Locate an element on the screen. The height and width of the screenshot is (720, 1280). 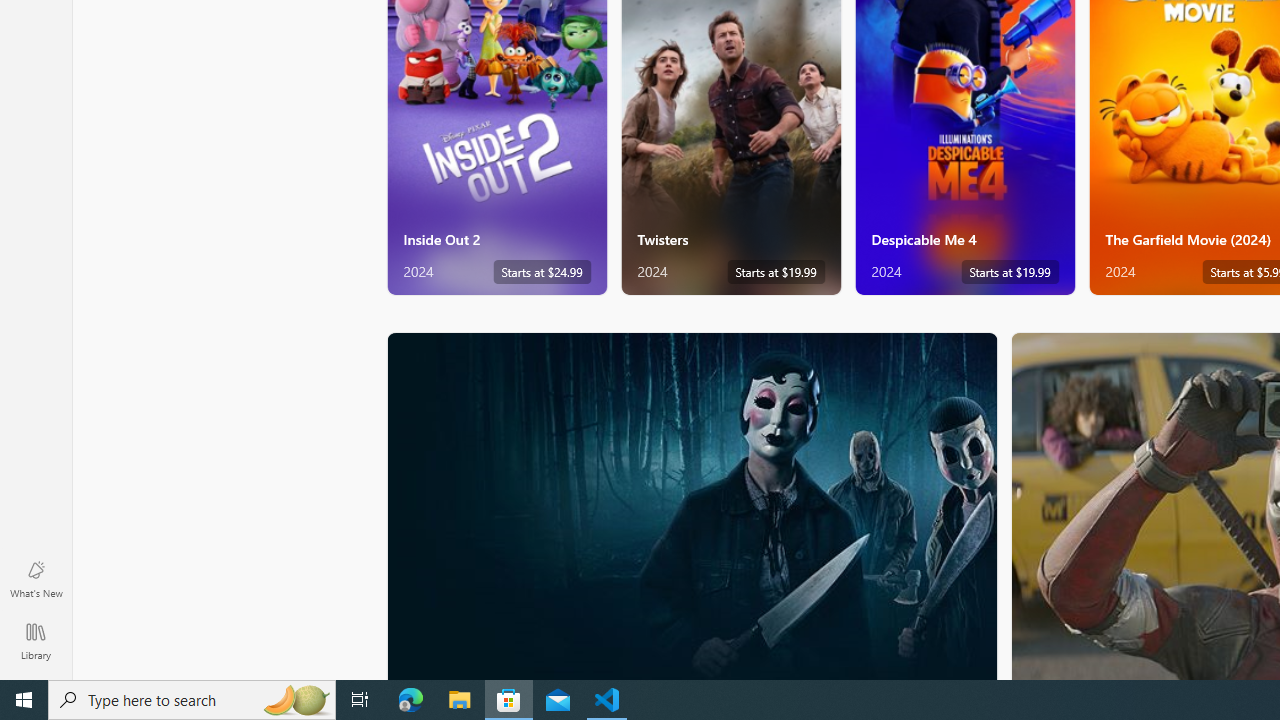
'Horror' is located at coordinates (692, 504).